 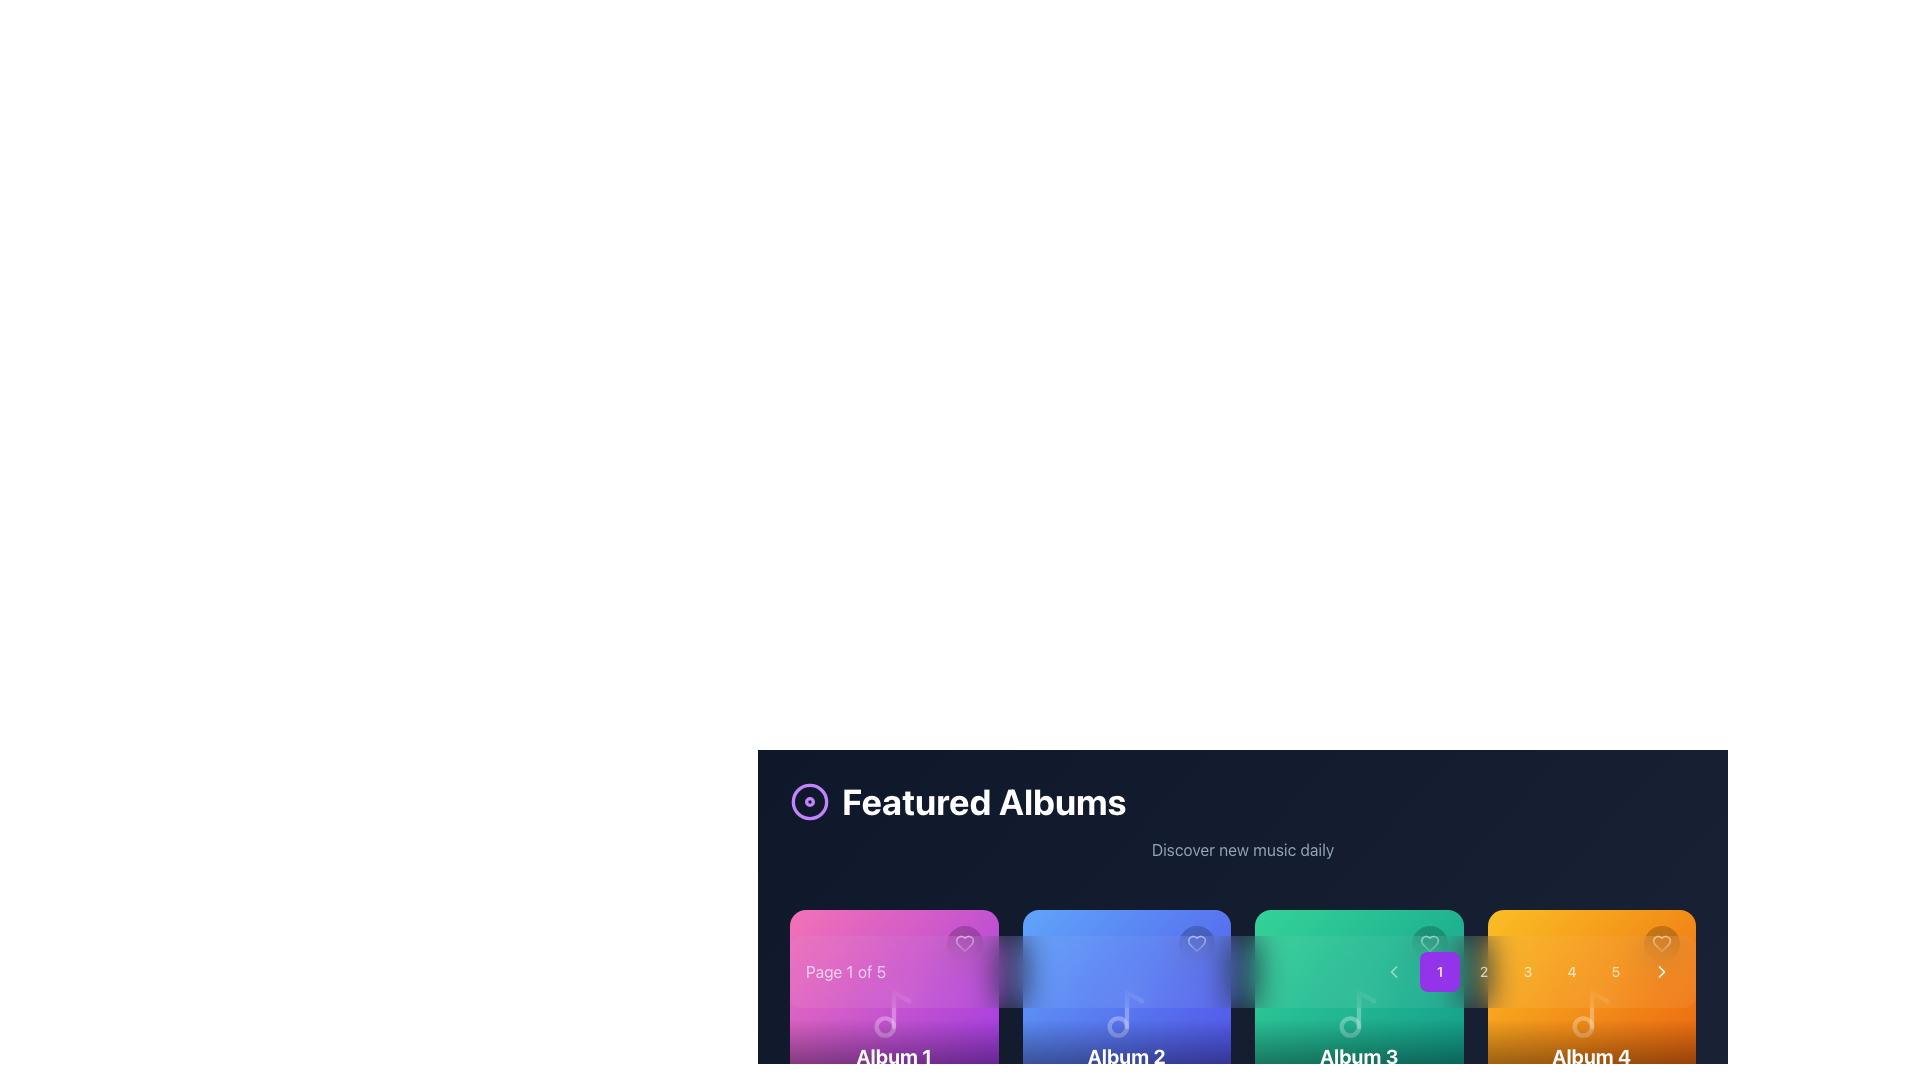 I want to click on the favorite button located in the top-right corner of the 'Album 4' card, so click(x=1661, y=944).